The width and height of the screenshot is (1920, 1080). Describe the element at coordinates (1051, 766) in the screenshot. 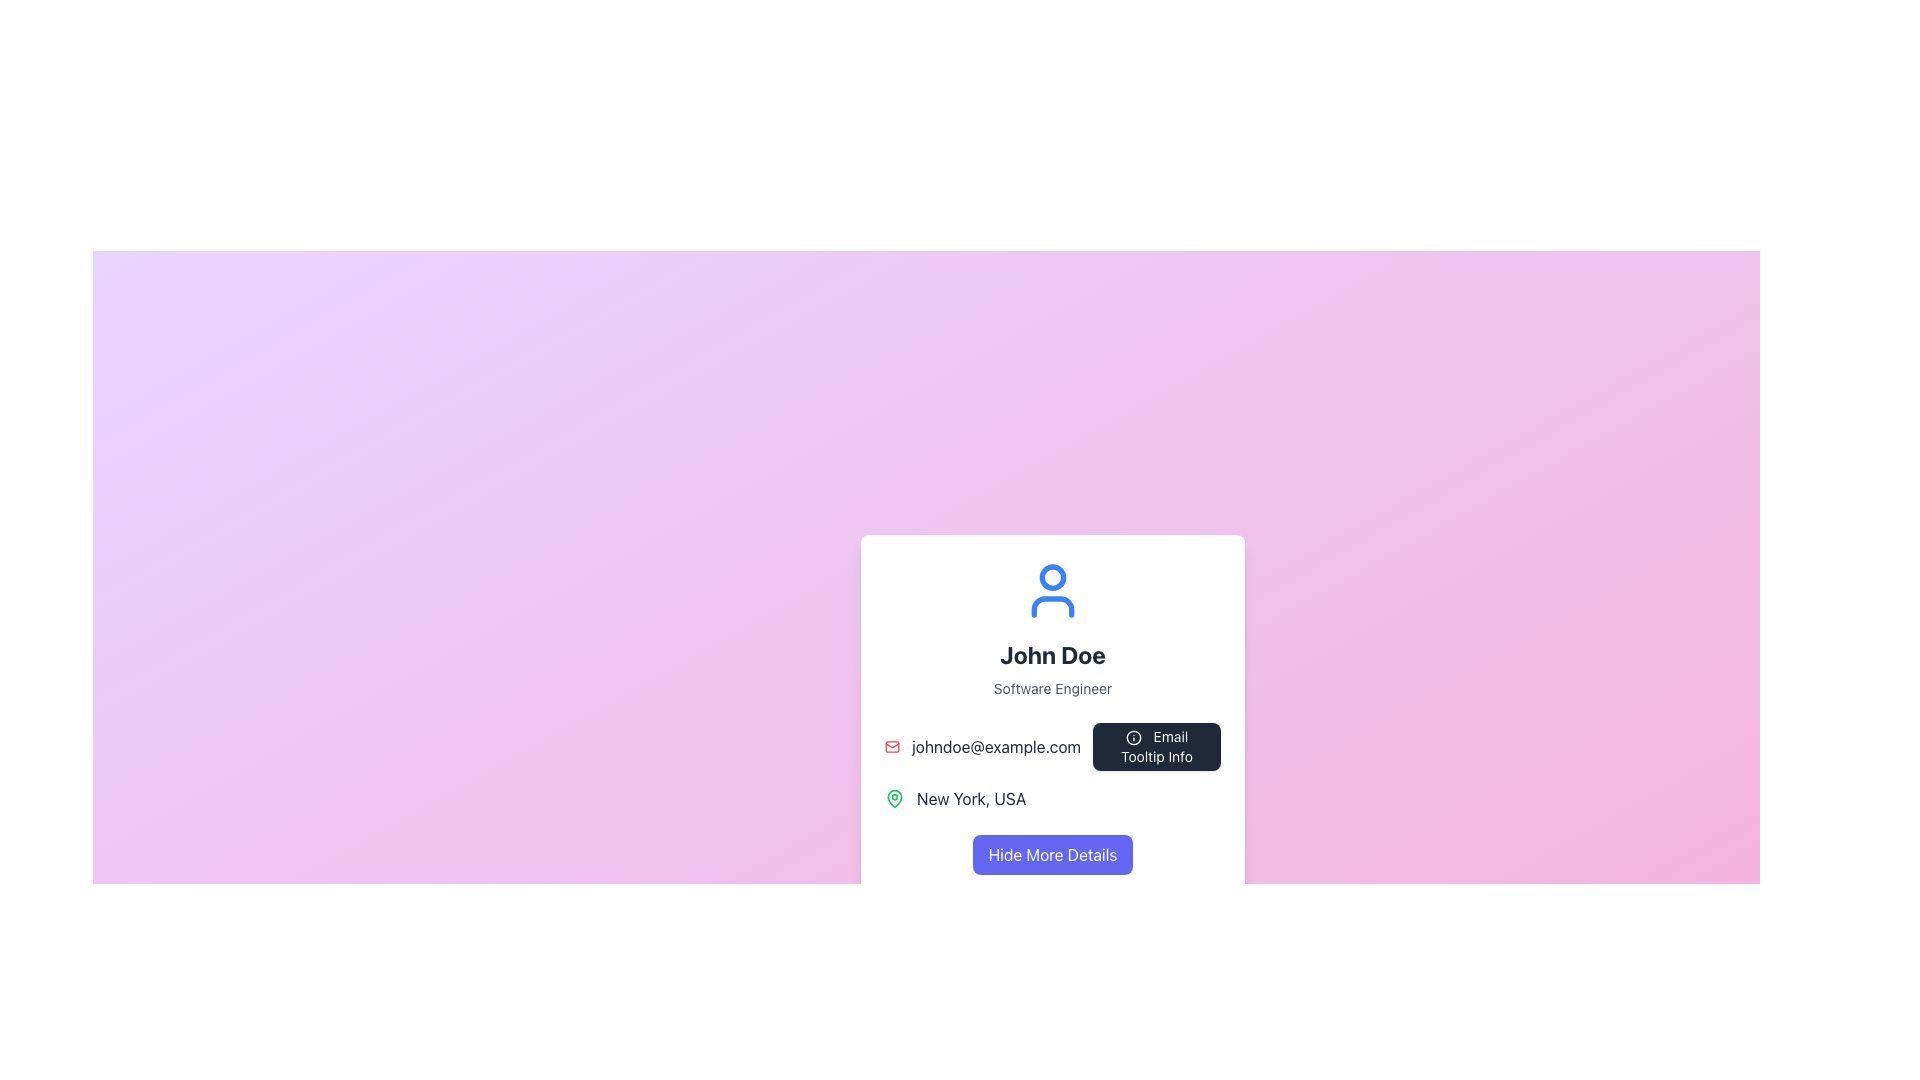

I see `the email address 'johndoe@example.com' in the Information Display Section to initiate an email client` at that location.